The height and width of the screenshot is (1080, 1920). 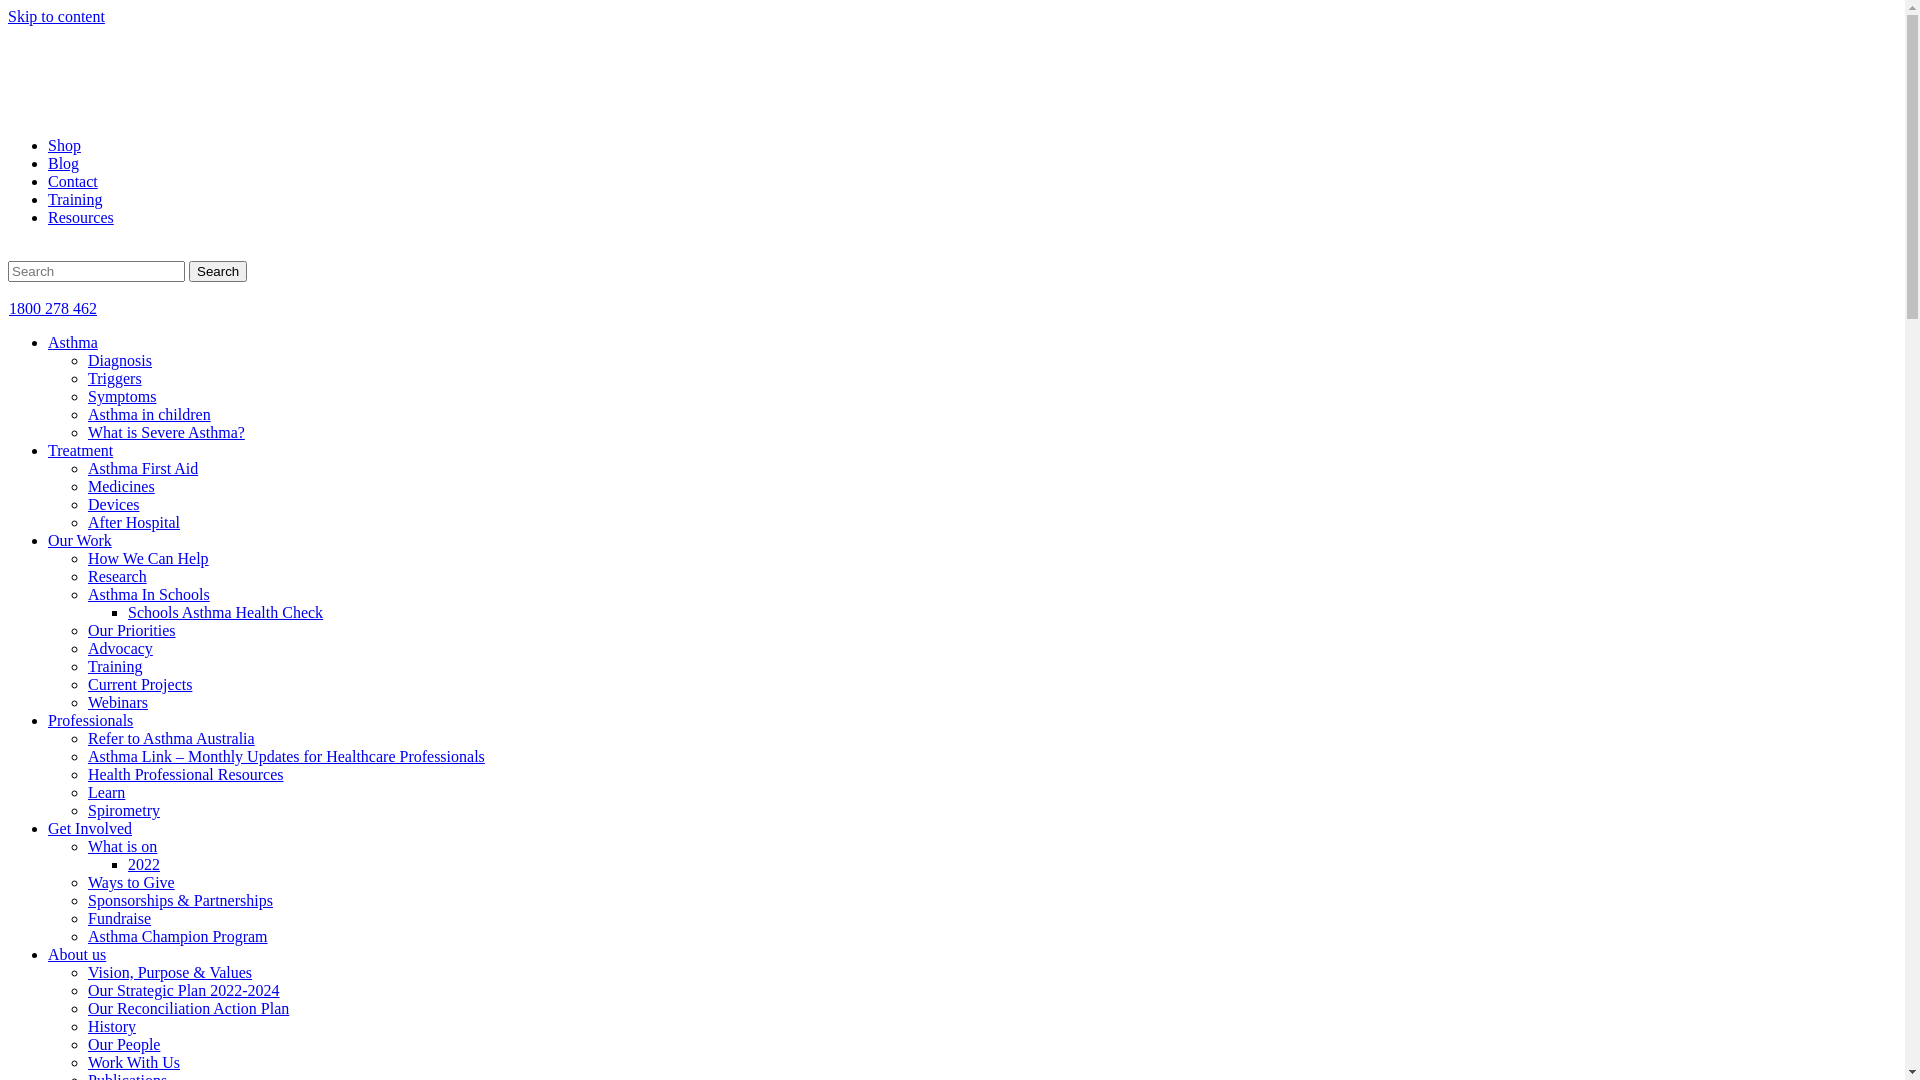 I want to click on 'Health Professional Resources', so click(x=186, y=773).